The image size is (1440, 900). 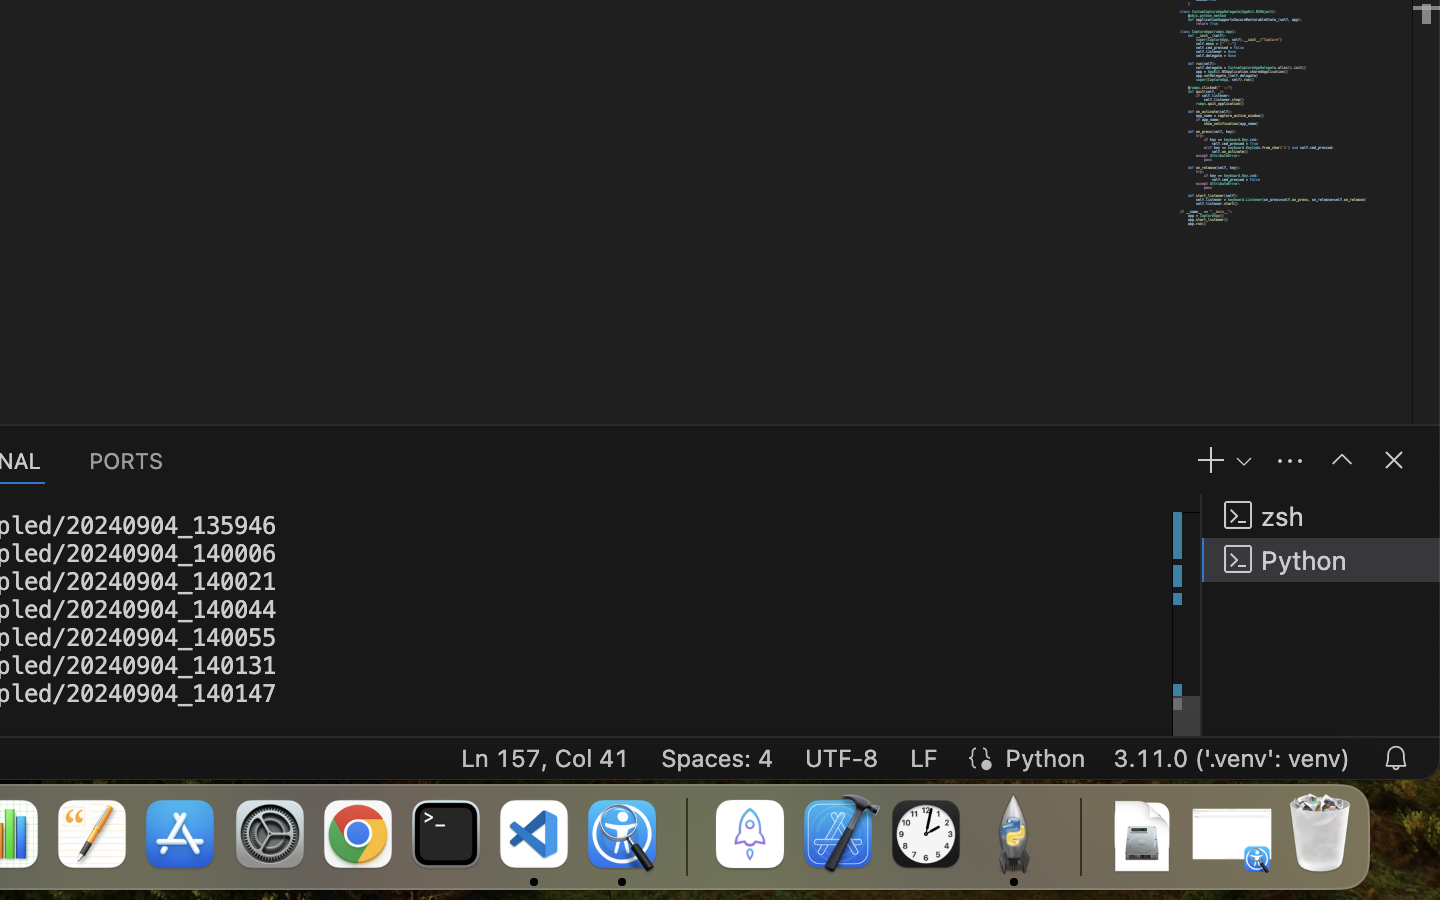 What do you see at coordinates (1320, 558) in the screenshot?
I see `'Python '` at bounding box center [1320, 558].